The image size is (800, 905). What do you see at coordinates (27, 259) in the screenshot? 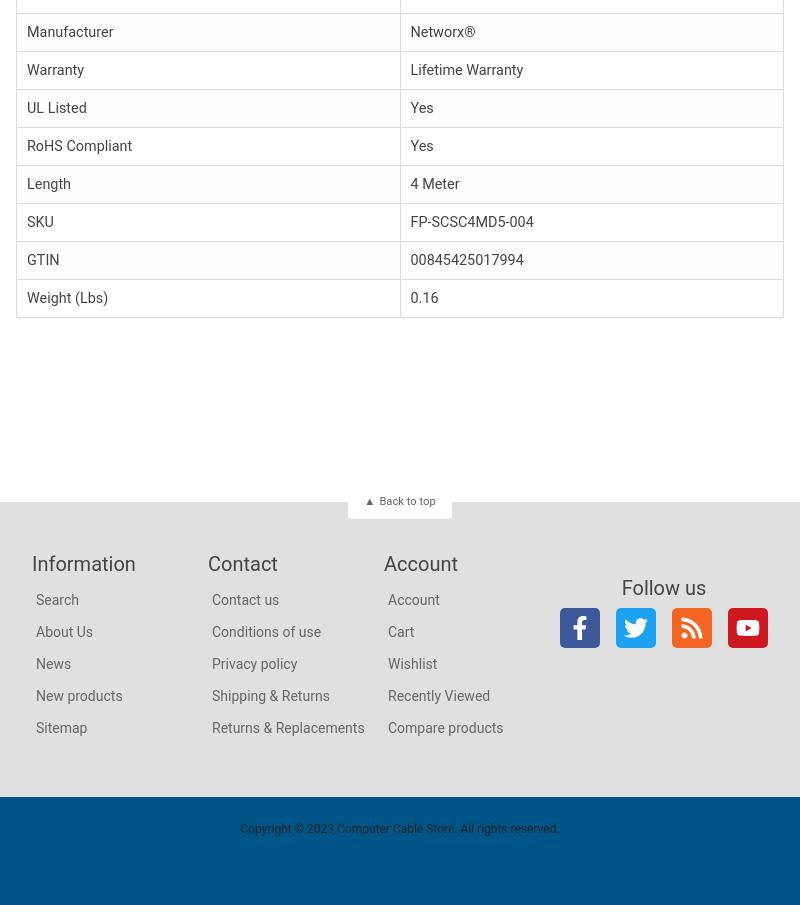
I see `'GTIN'` at bounding box center [27, 259].